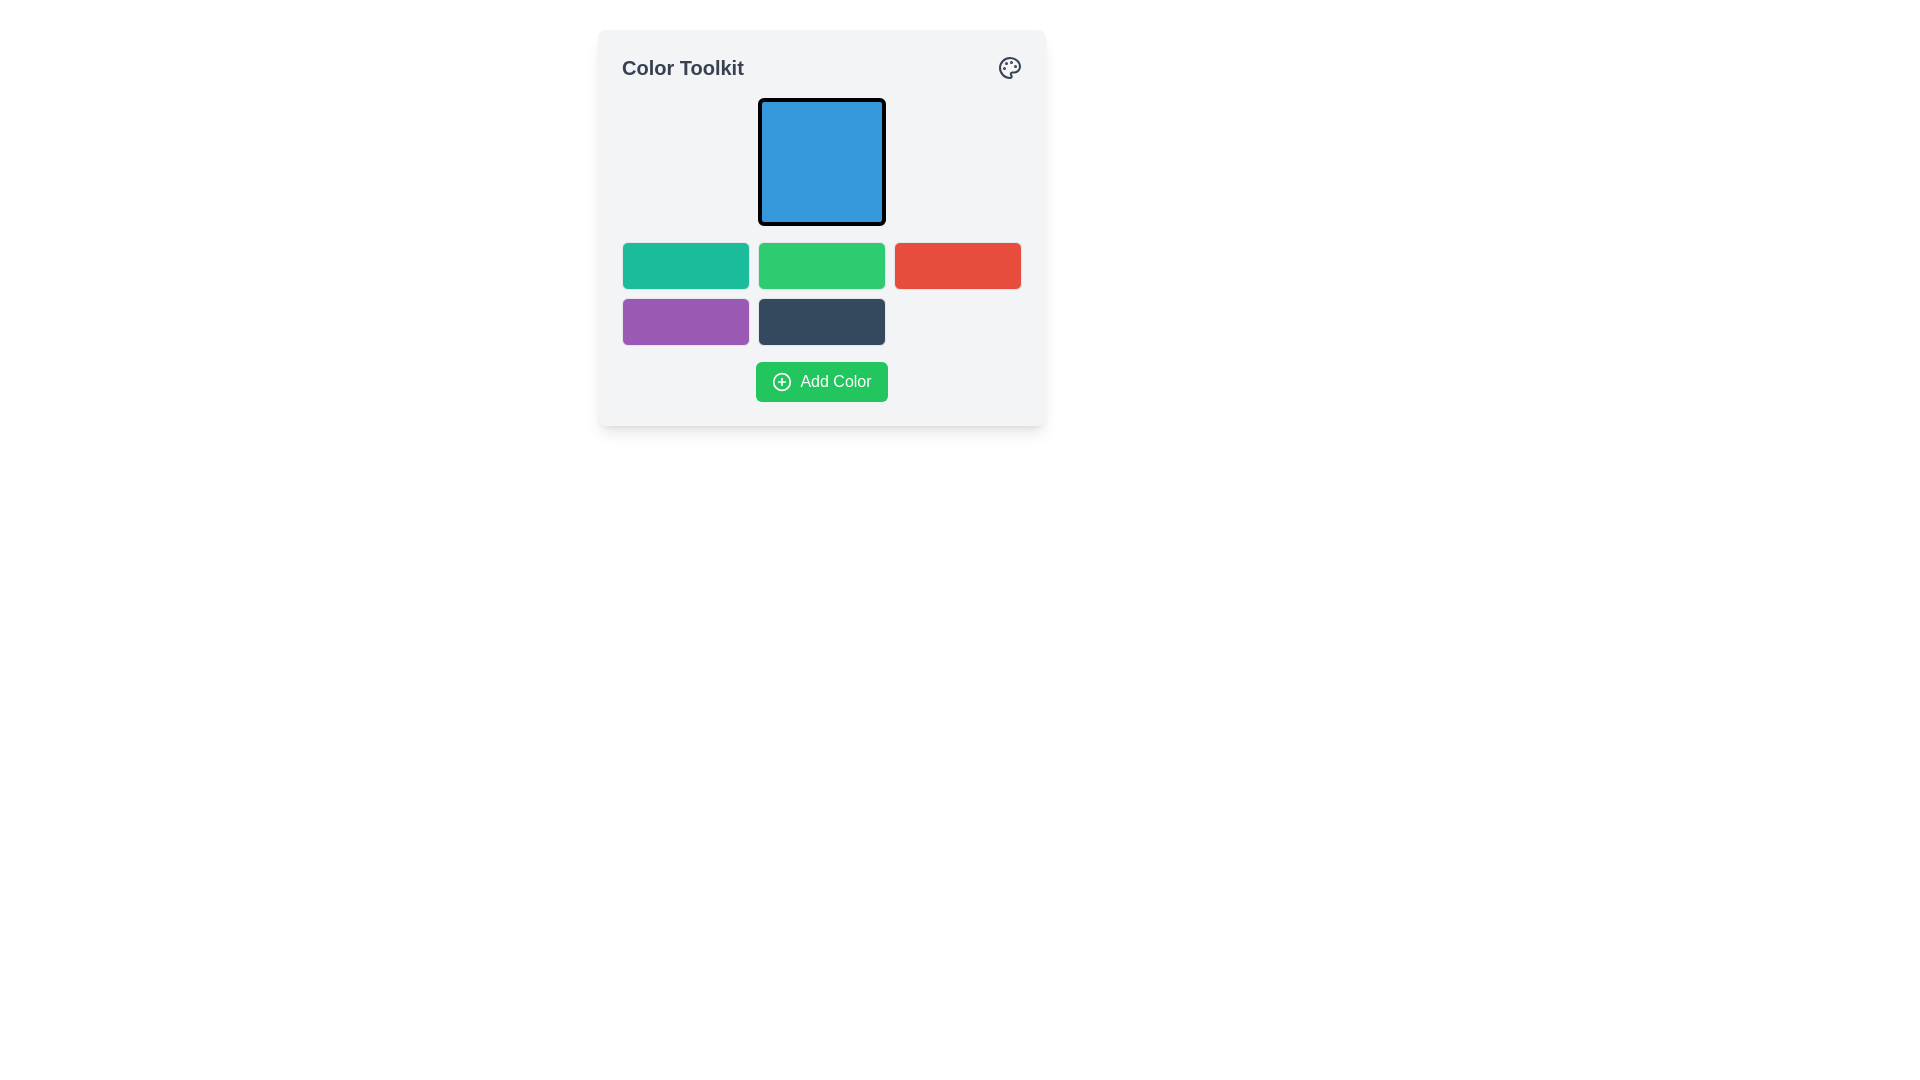  Describe the element at coordinates (957, 265) in the screenshot. I see `the bright red button located at the far right position of the top row in the button grid` at that location.